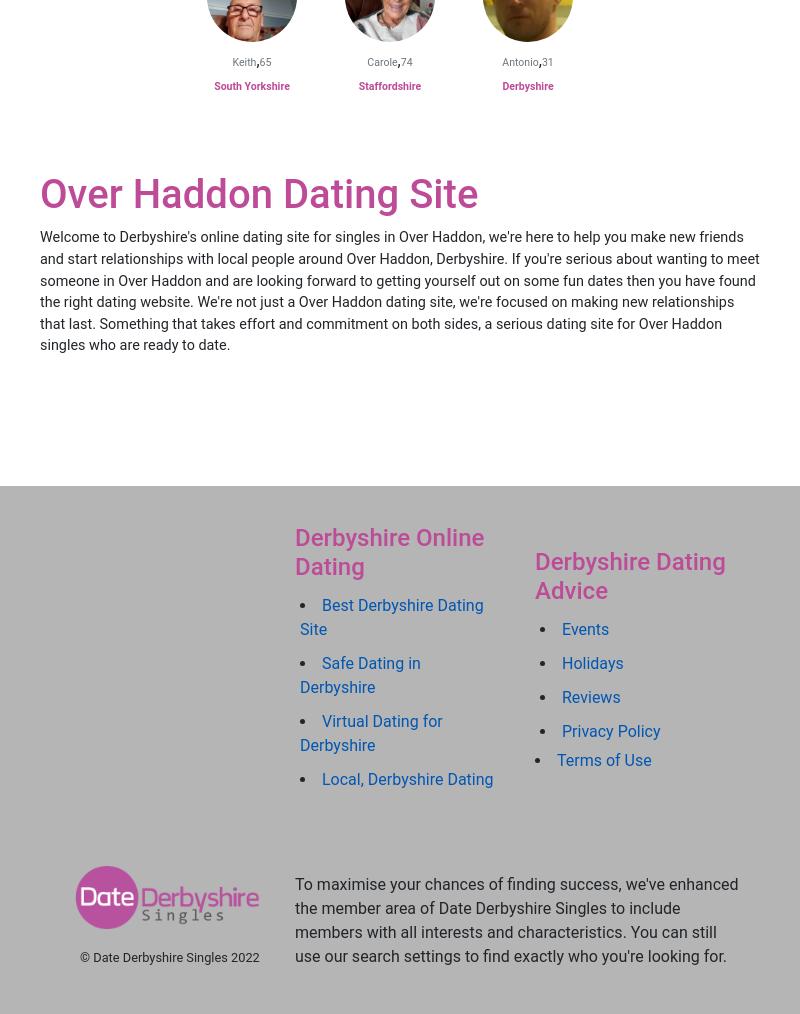  What do you see at coordinates (562, 696) in the screenshot?
I see `'Reviews'` at bounding box center [562, 696].